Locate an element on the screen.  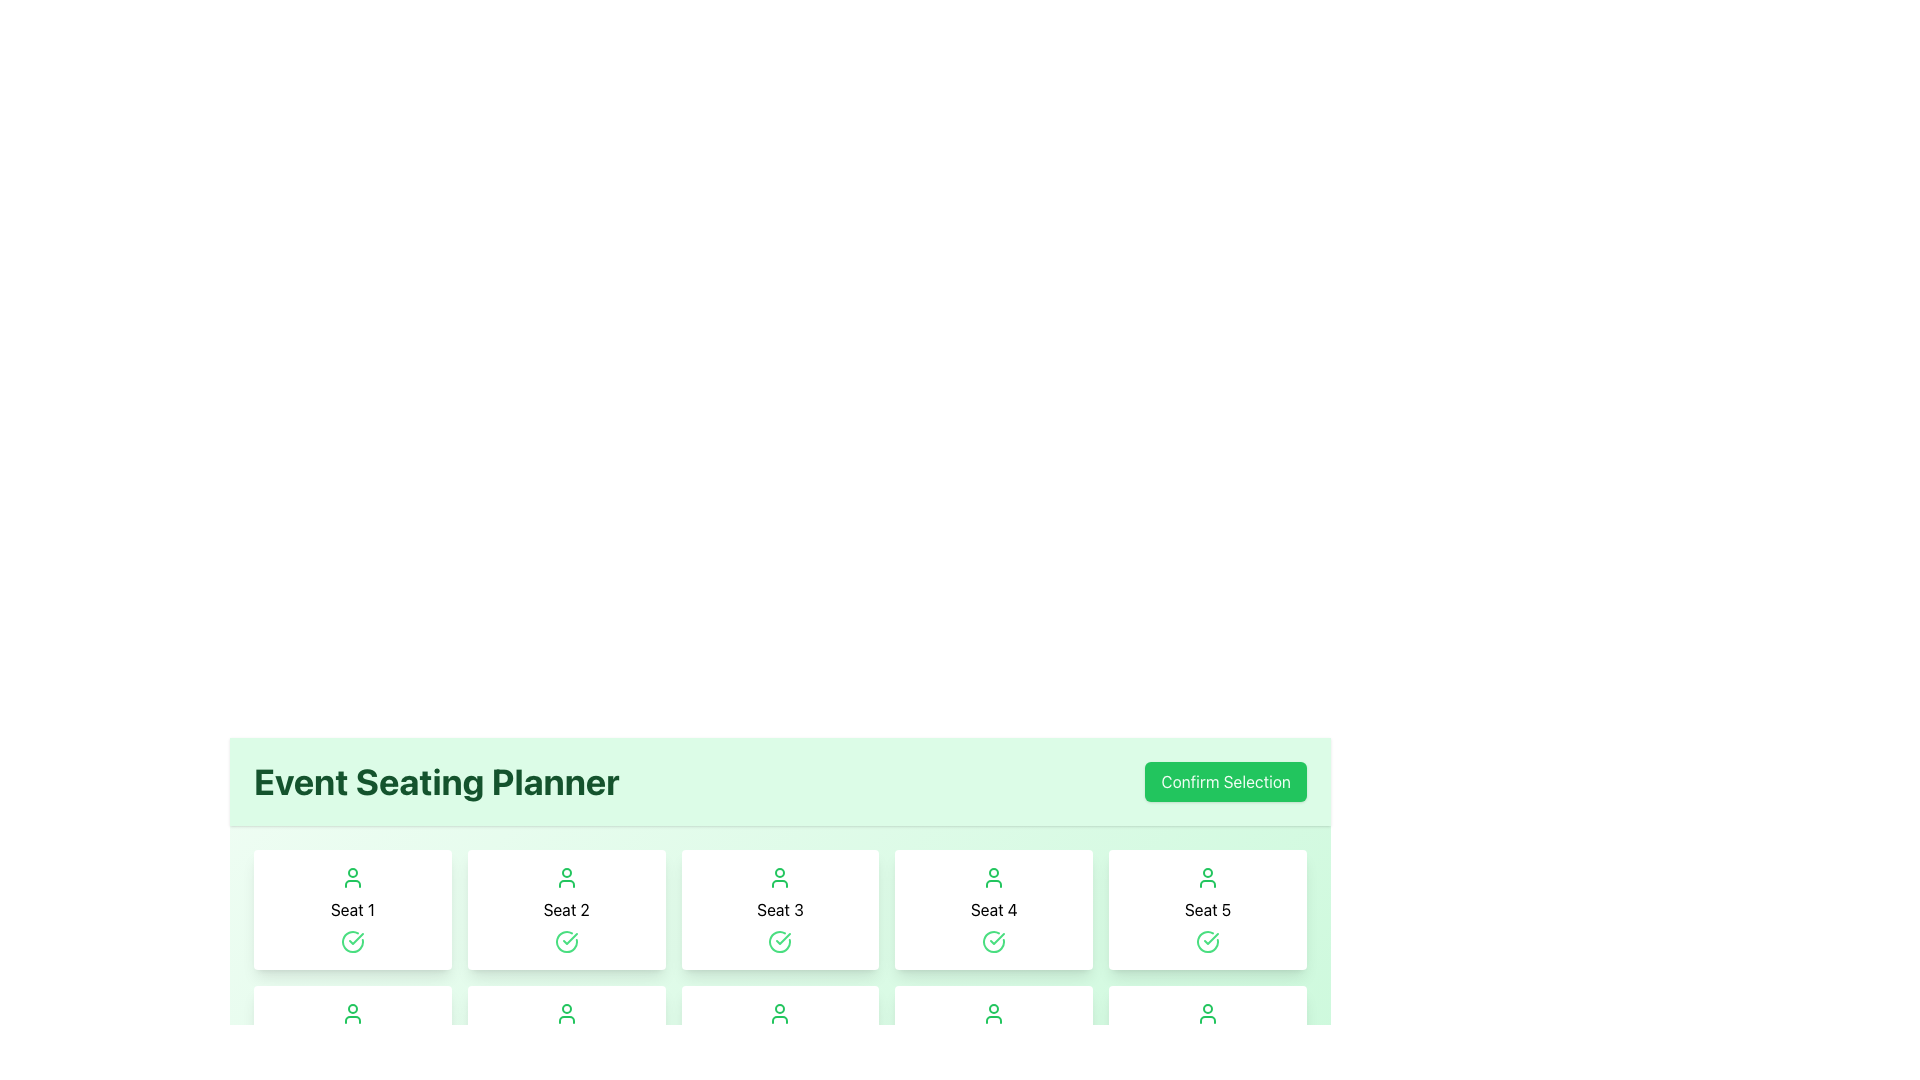
the user silhouette icon with a green outline located above the text 'Seat 6' is located at coordinates (352, 1014).